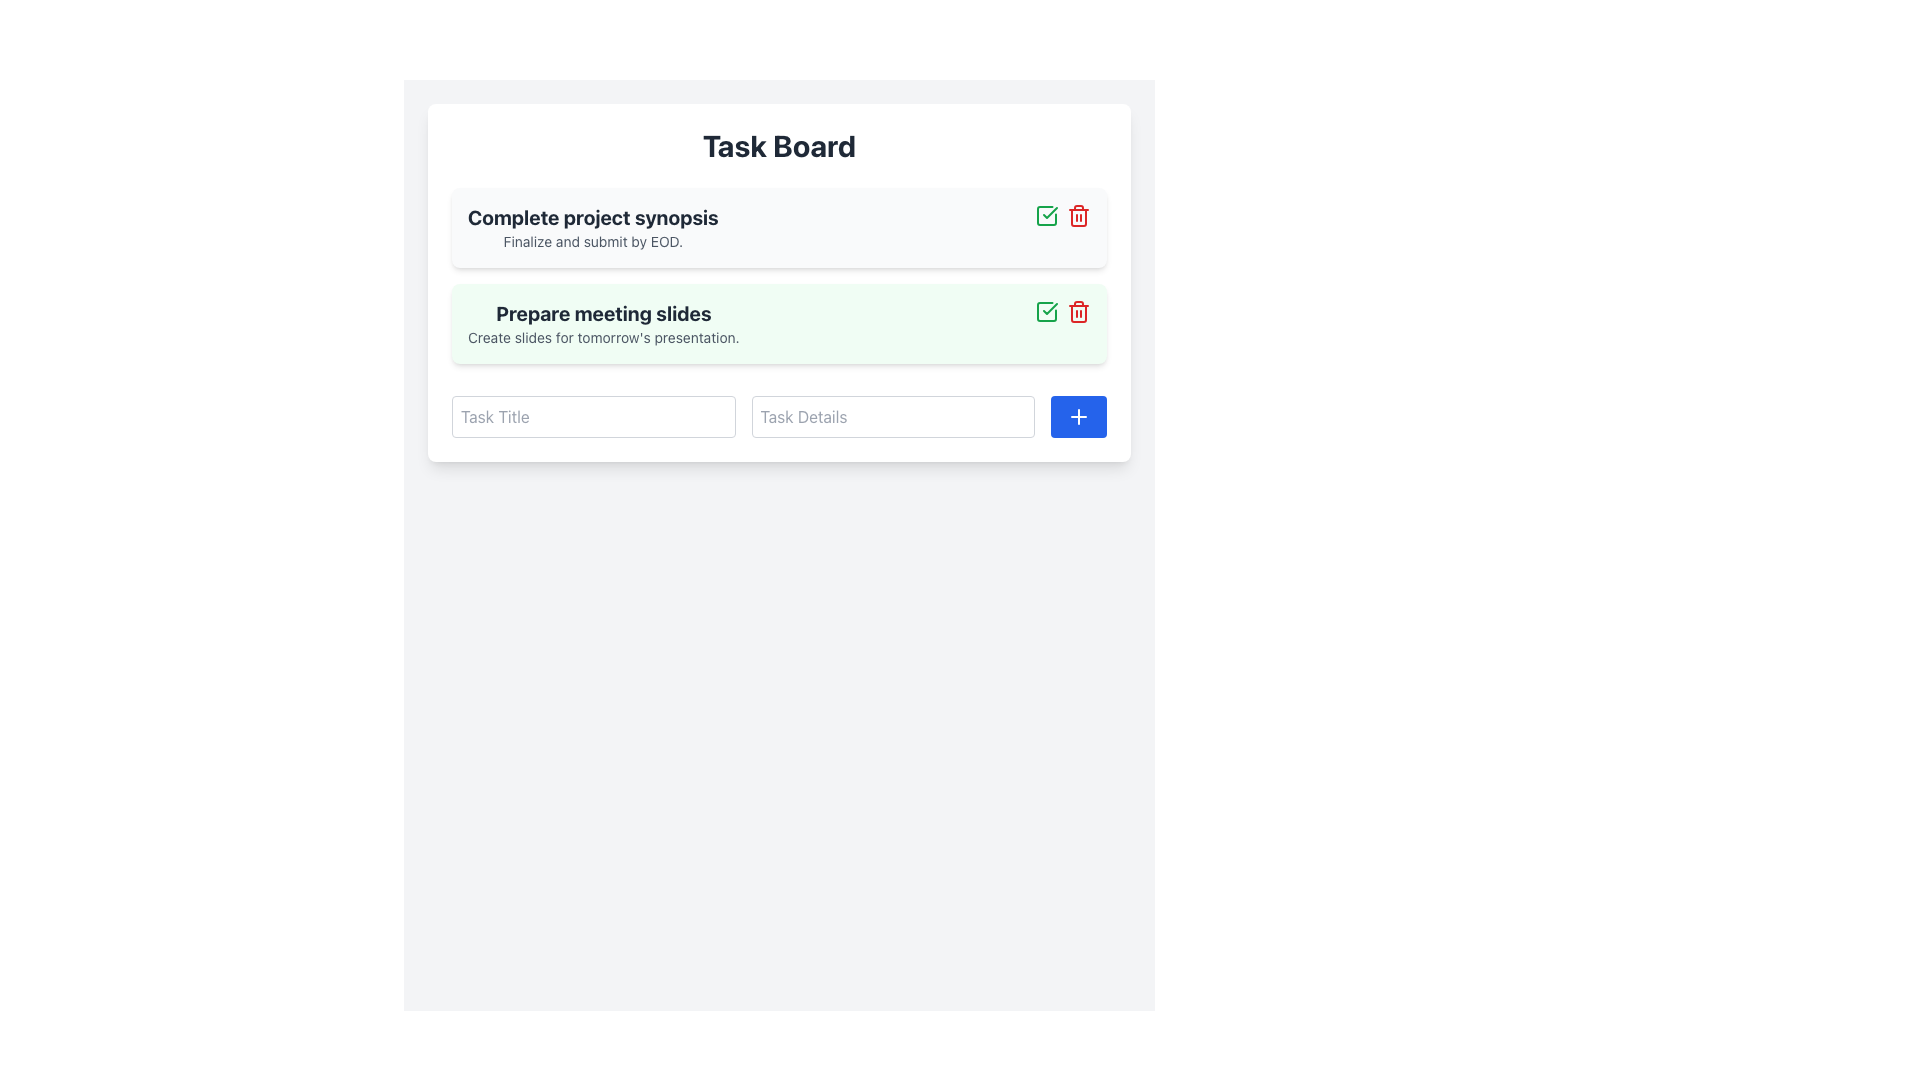 The width and height of the screenshot is (1920, 1080). What do you see at coordinates (592, 218) in the screenshot?
I see `the bold text label that reads 'Complete project synopsis' located at the top of the first task card in the task board` at bounding box center [592, 218].